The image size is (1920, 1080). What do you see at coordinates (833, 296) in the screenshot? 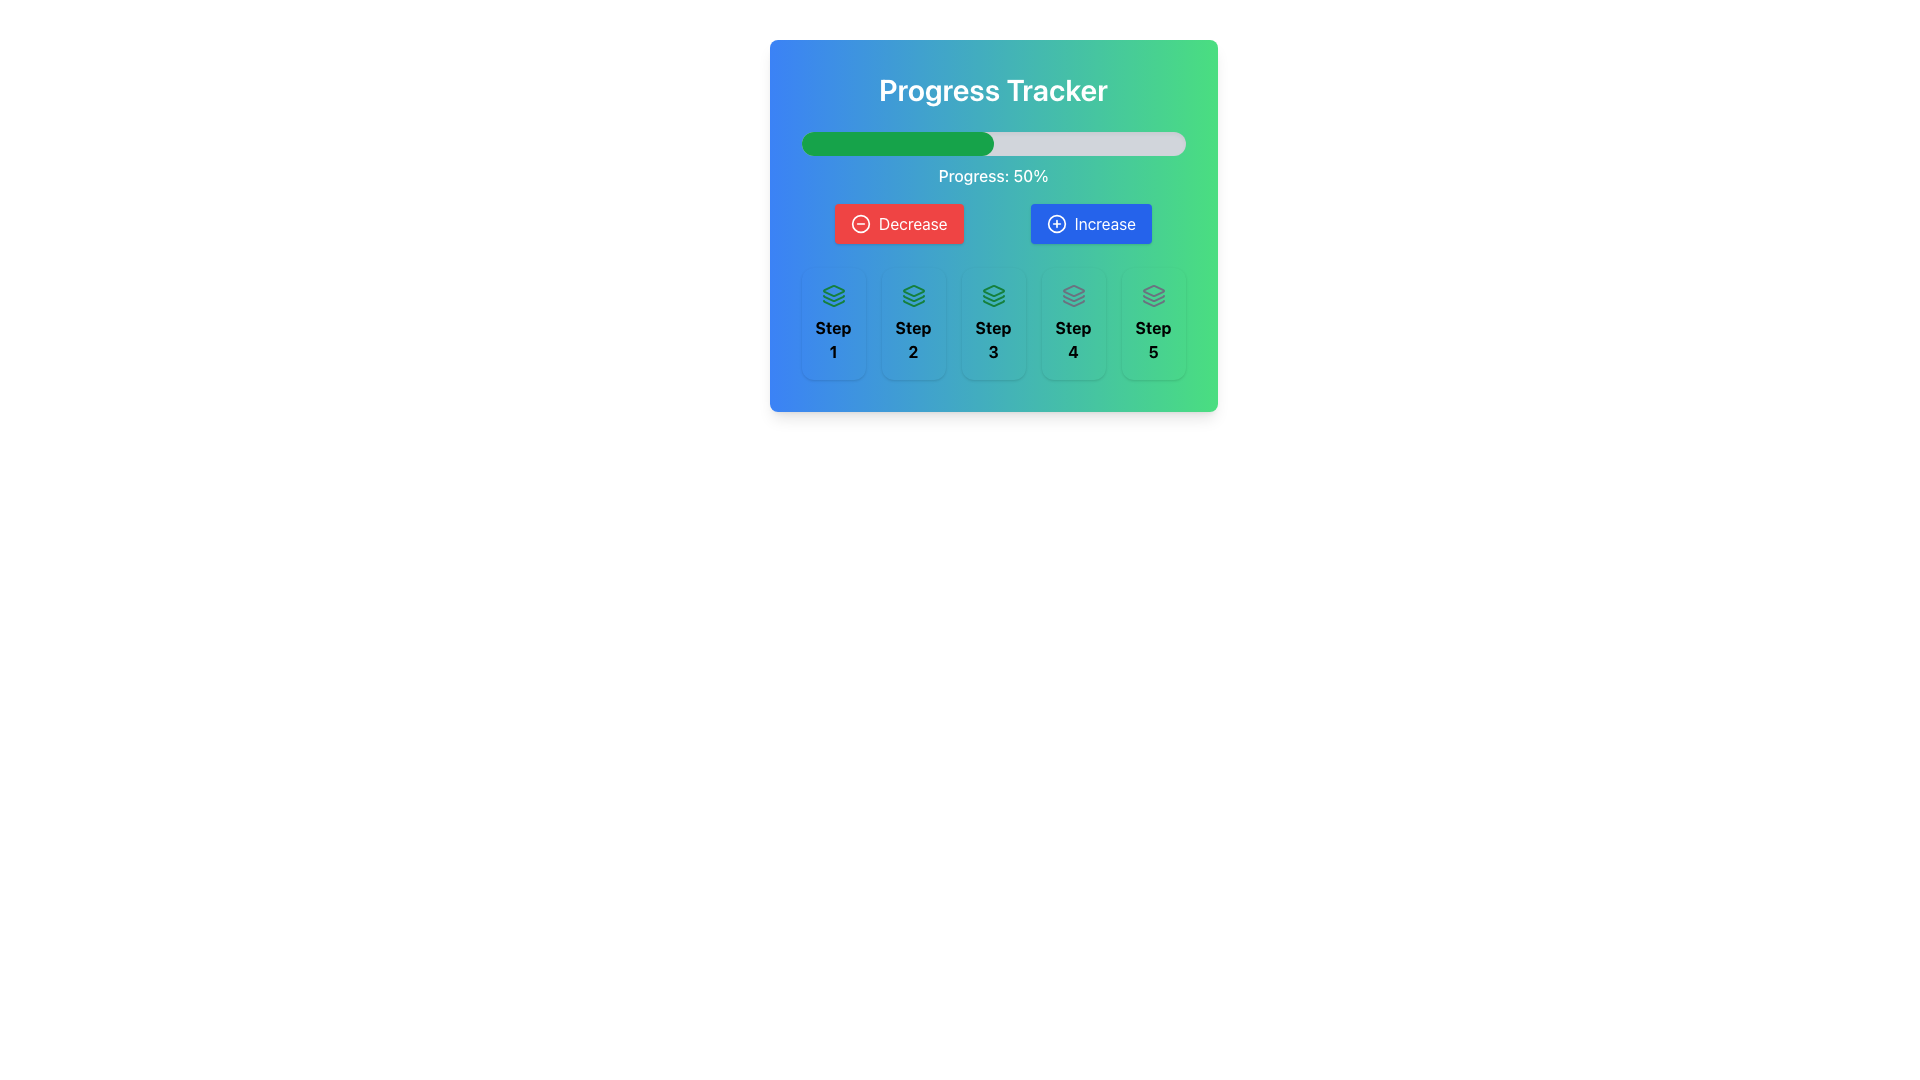
I see `the green layered stack SVG icon in the 'Progress Tracker' interface, which is located inside the card labeled 'Step 1'` at bounding box center [833, 296].